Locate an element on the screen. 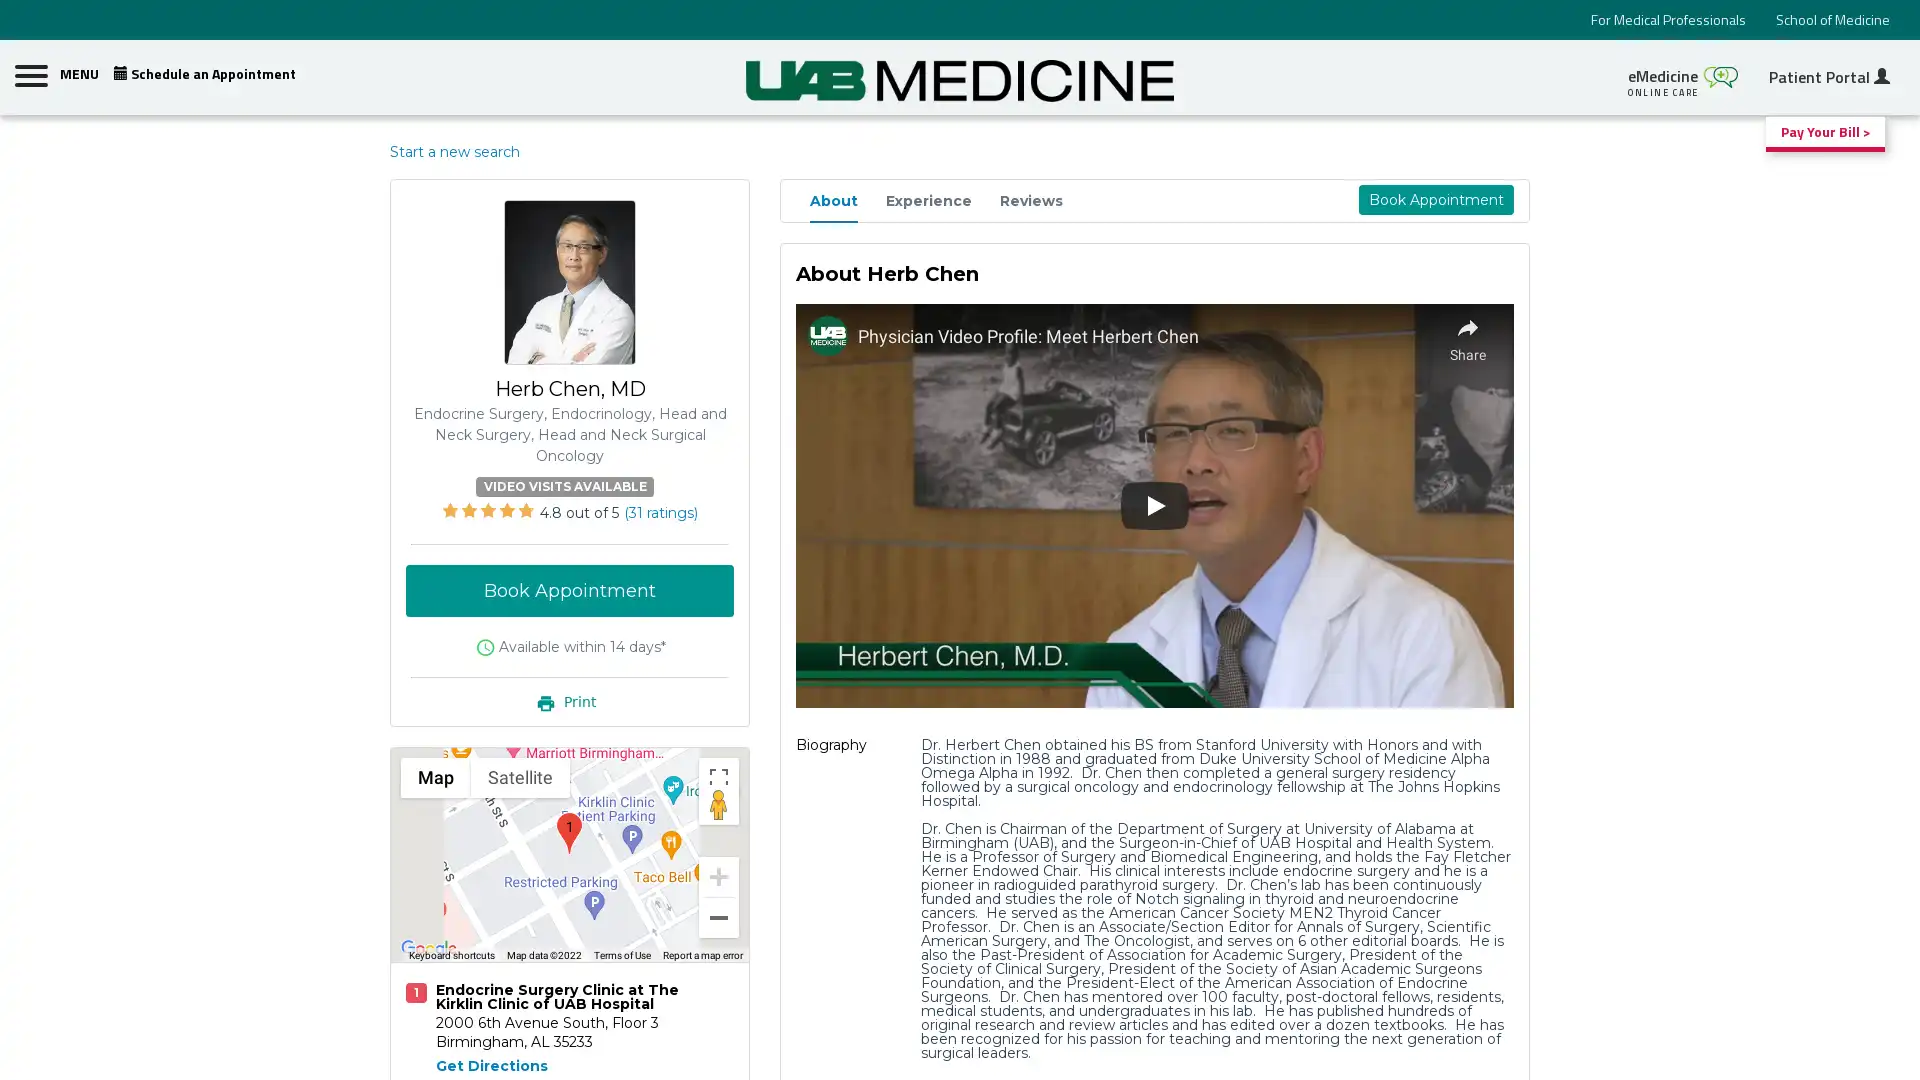  Keyboard shortcuts is located at coordinates (450, 955).